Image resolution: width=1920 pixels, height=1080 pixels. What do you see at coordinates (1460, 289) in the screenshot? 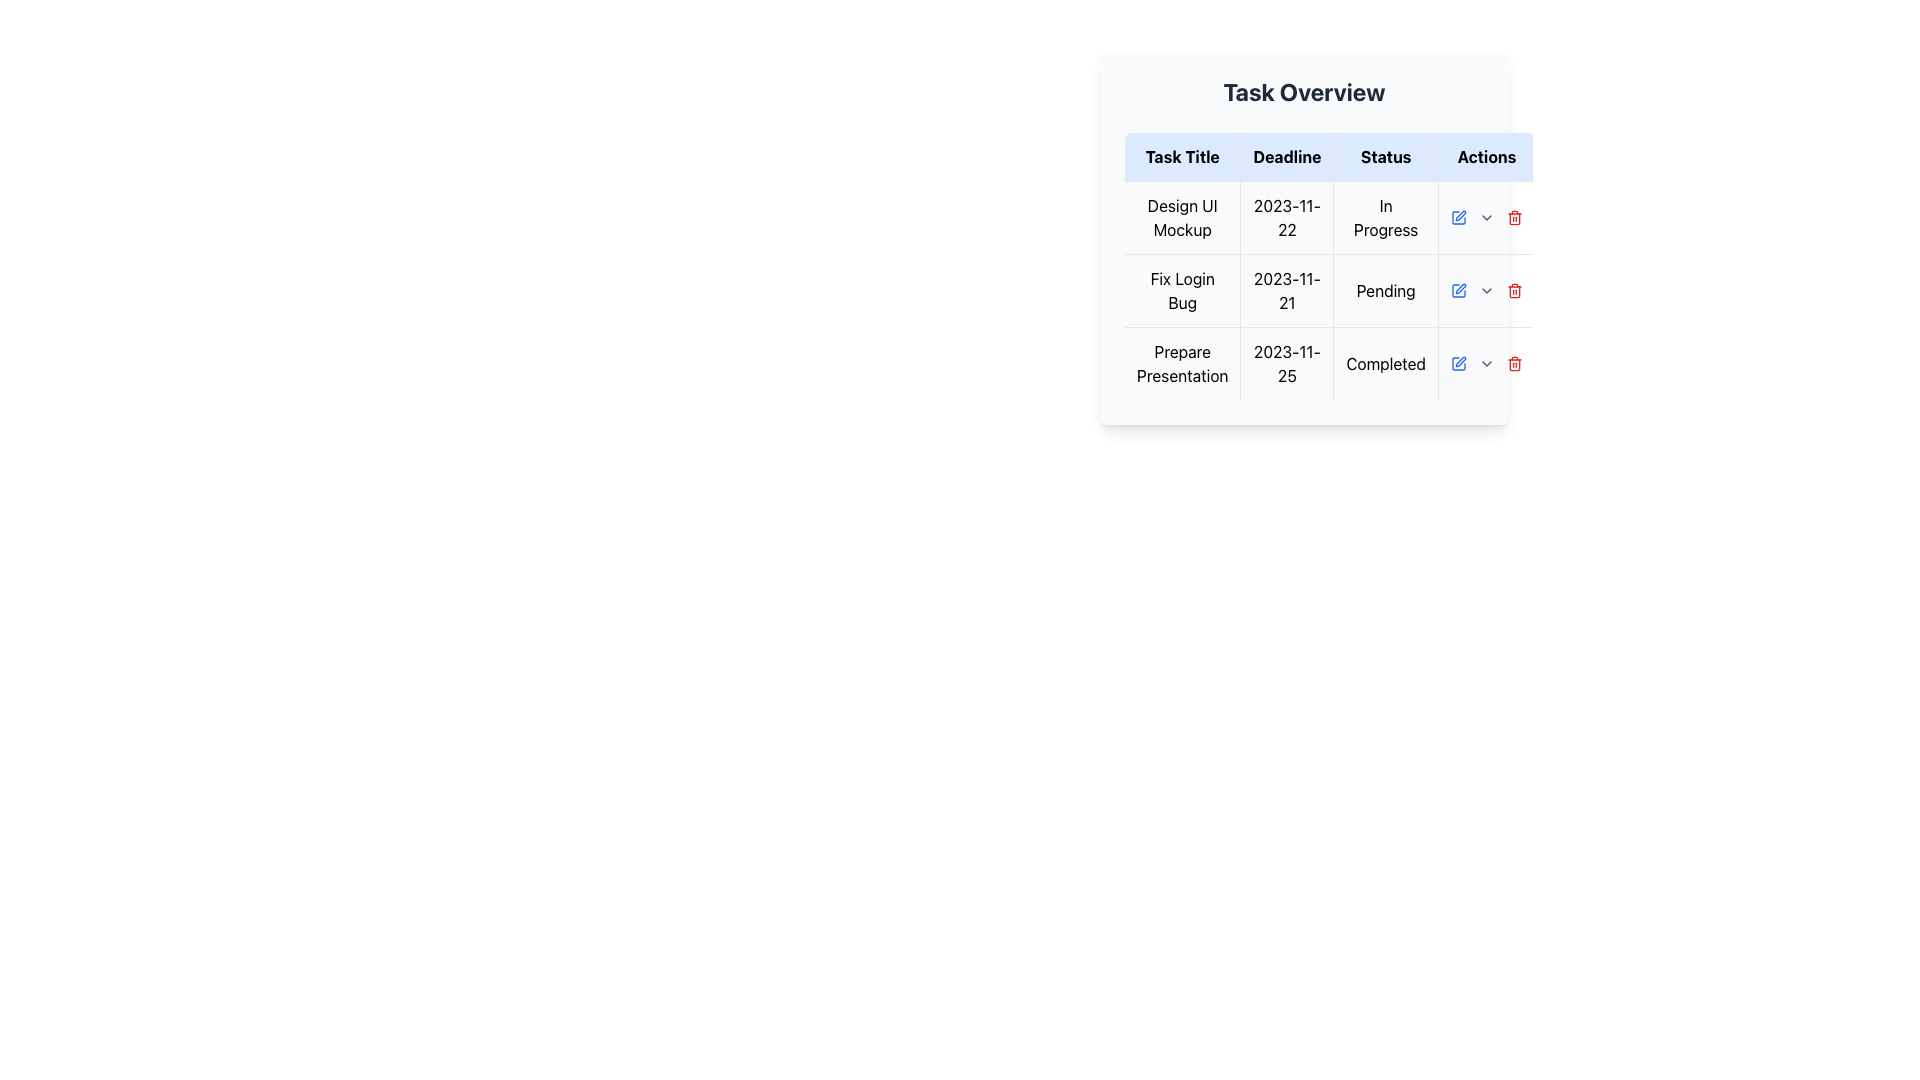
I see `the SVG icon in the 'Actions' column of the second row, adjacent to the 'Fix Login Bug' task` at bounding box center [1460, 289].